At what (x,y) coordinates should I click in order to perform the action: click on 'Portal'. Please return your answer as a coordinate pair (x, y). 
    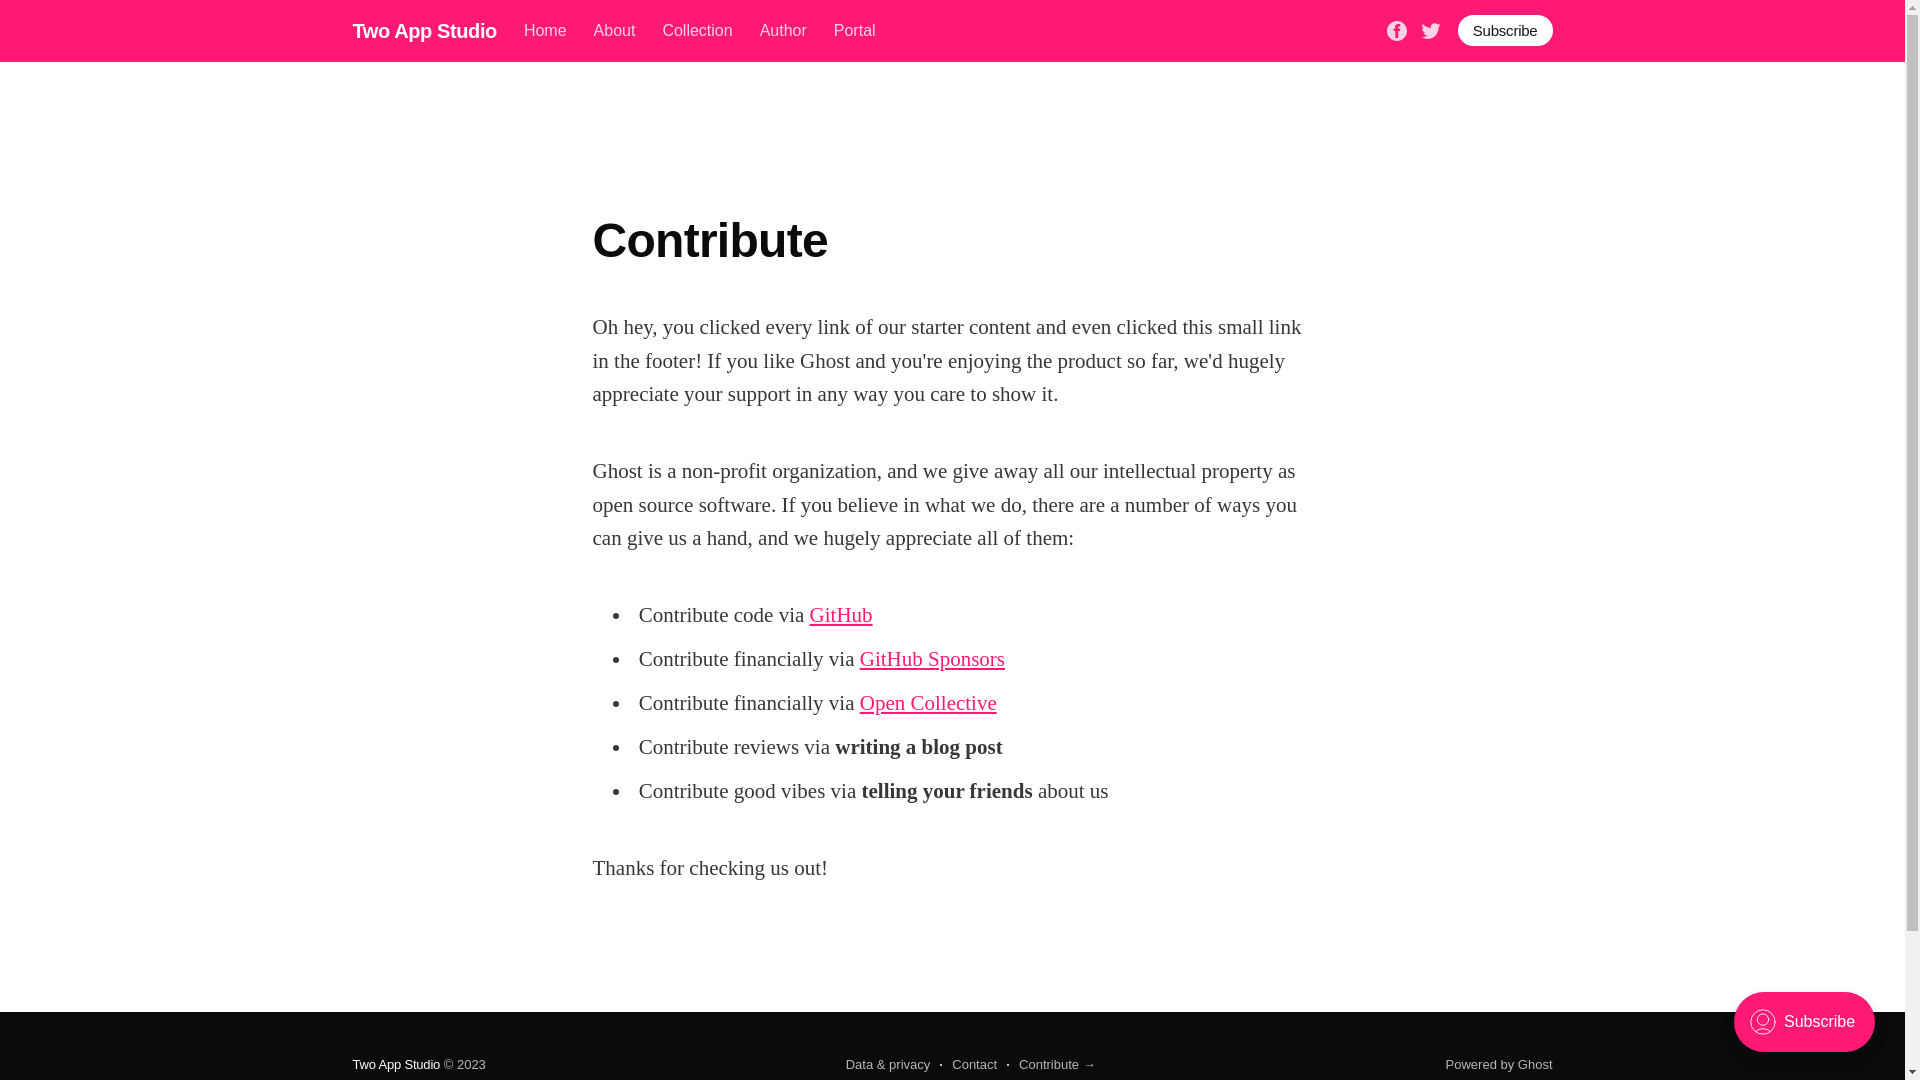
    Looking at the image, I should click on (854, 30).